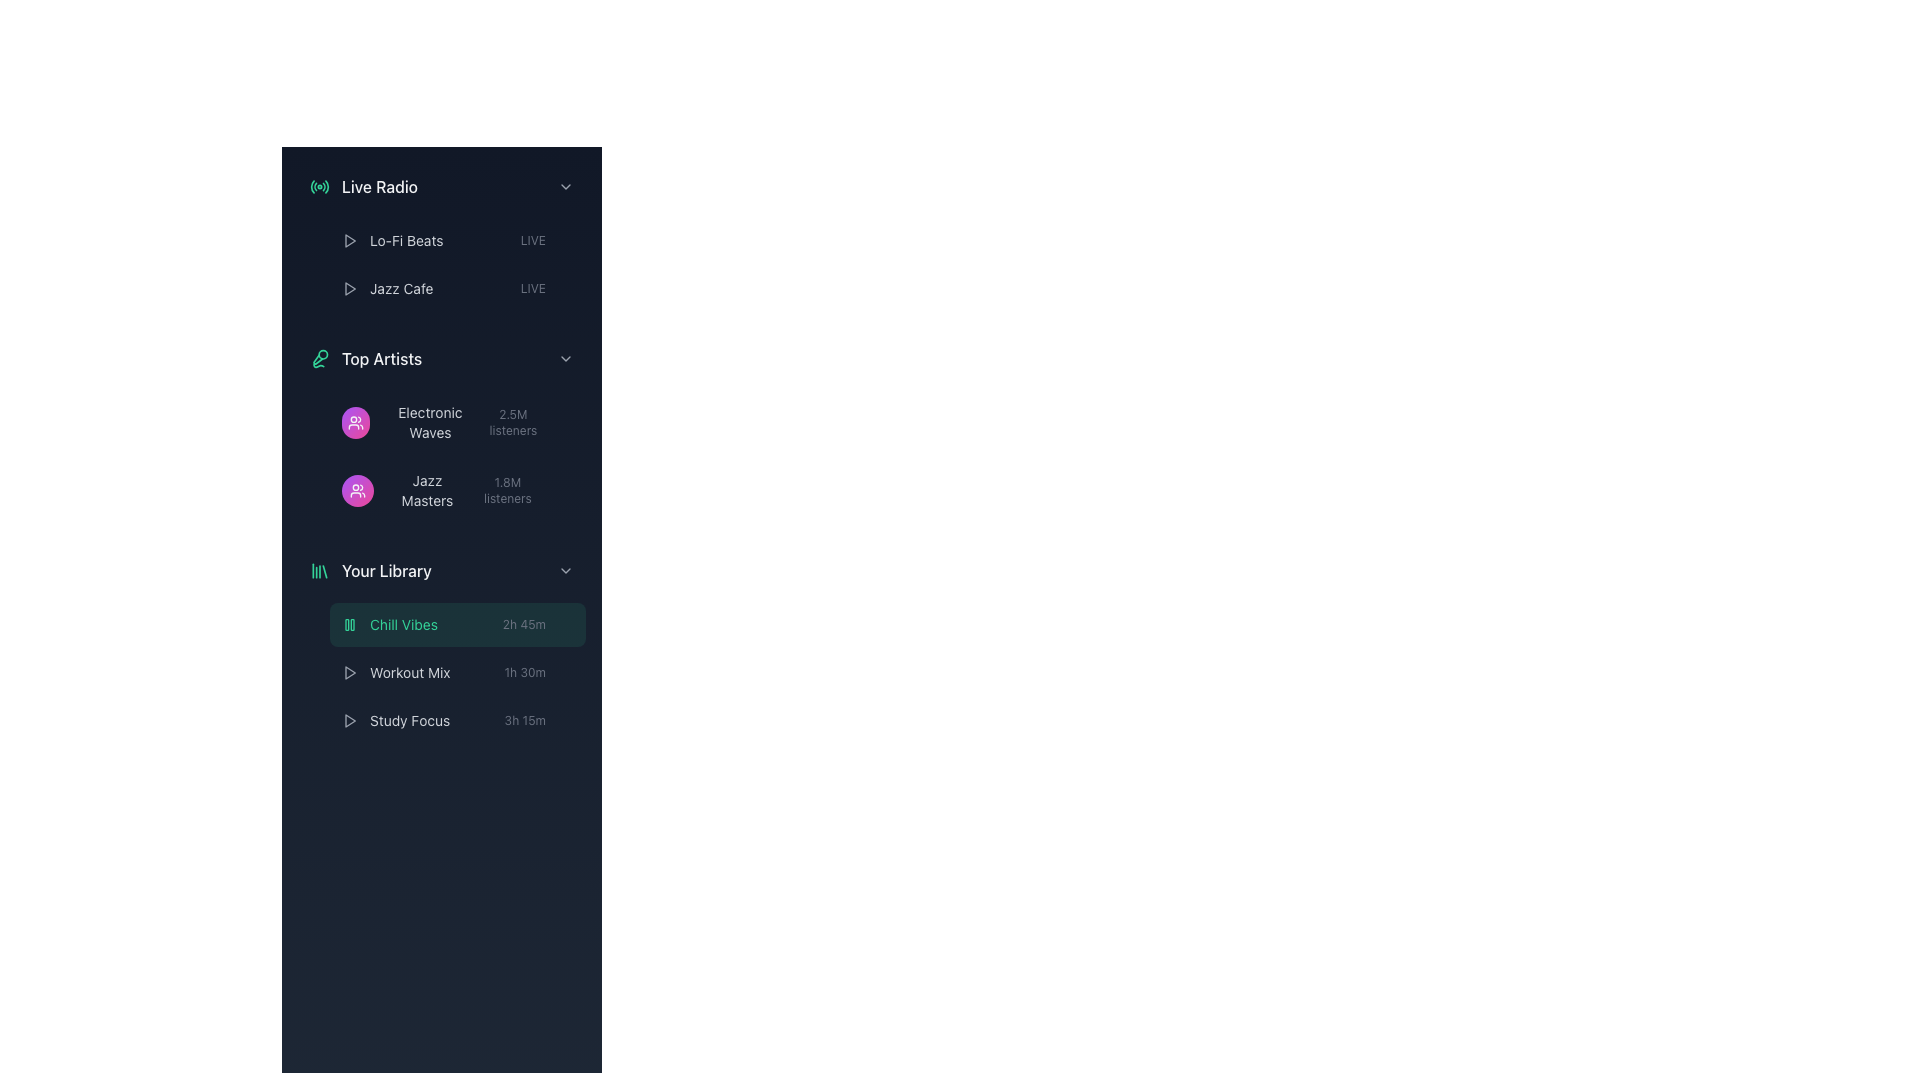 The height and width of the screenshot is (1080, 1920). I want to click on the 'Your Library' menu item button located below the 'Top Artists' section, so click(440, 570).